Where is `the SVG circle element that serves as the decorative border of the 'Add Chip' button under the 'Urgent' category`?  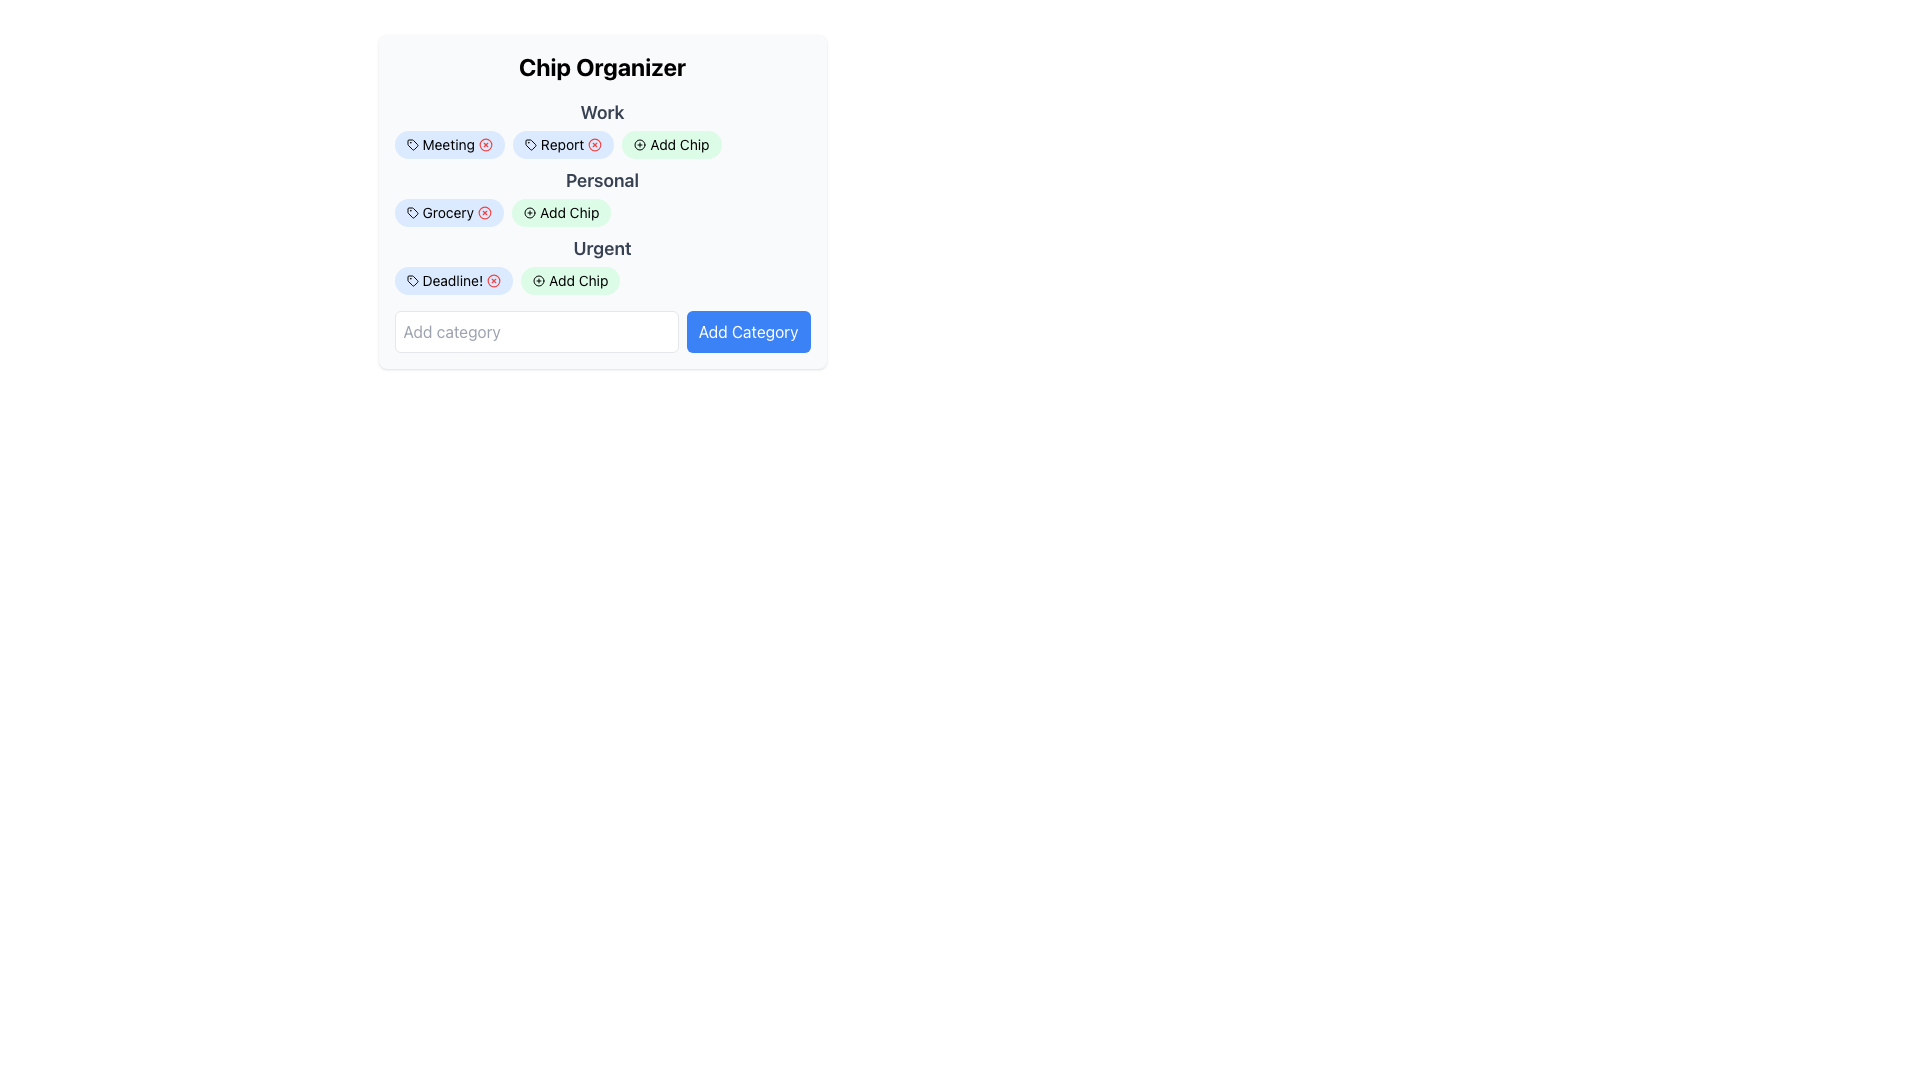 the SVG circle element that serves as the decorative border of the 'Add Chip' button under the 'Urgent' category is located at coordinates (539, 281).